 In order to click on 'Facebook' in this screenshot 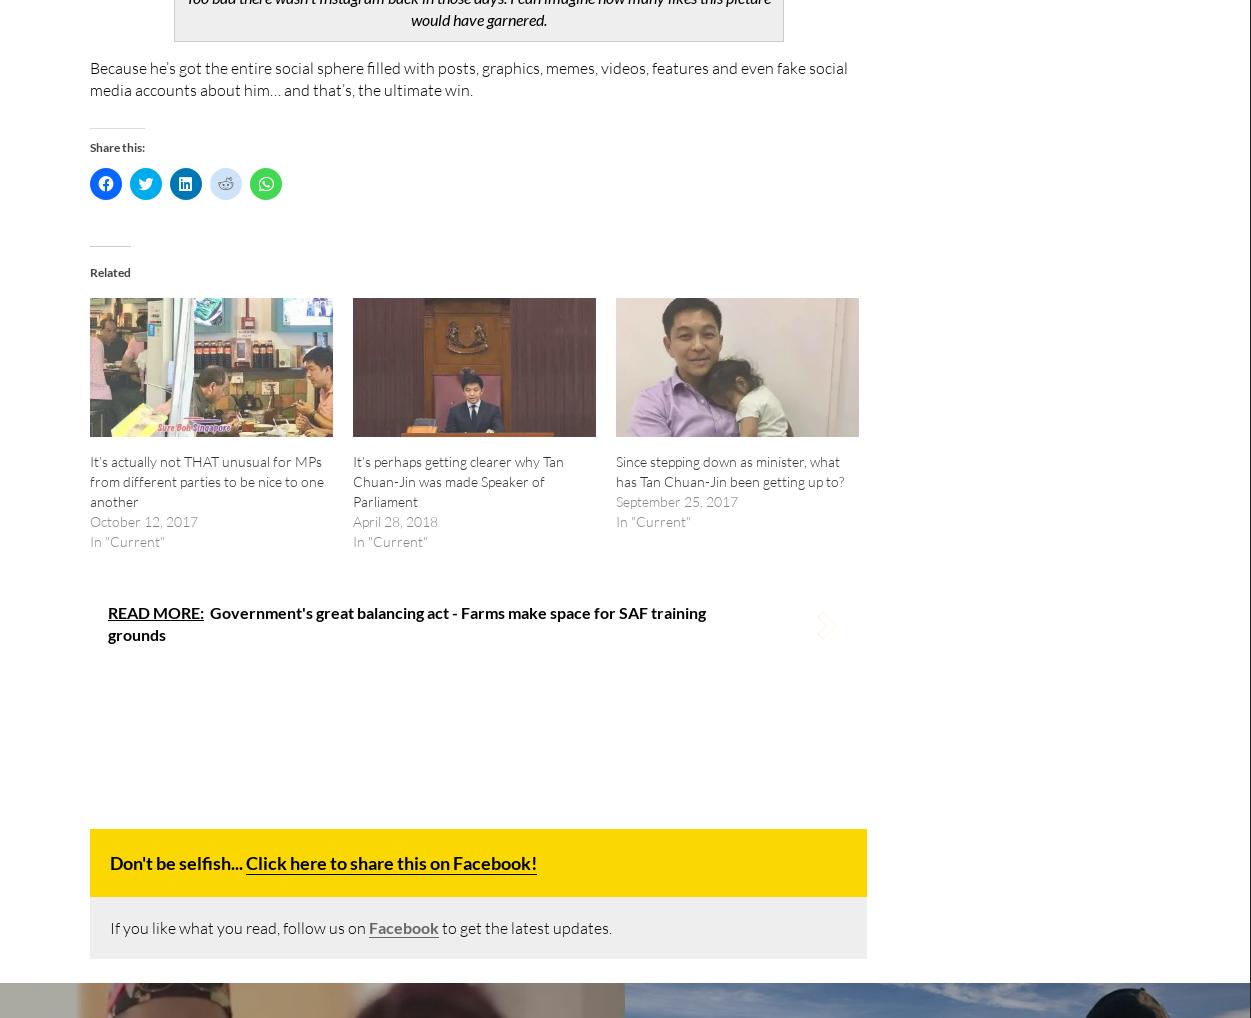, I will do `click(402, 925)`.